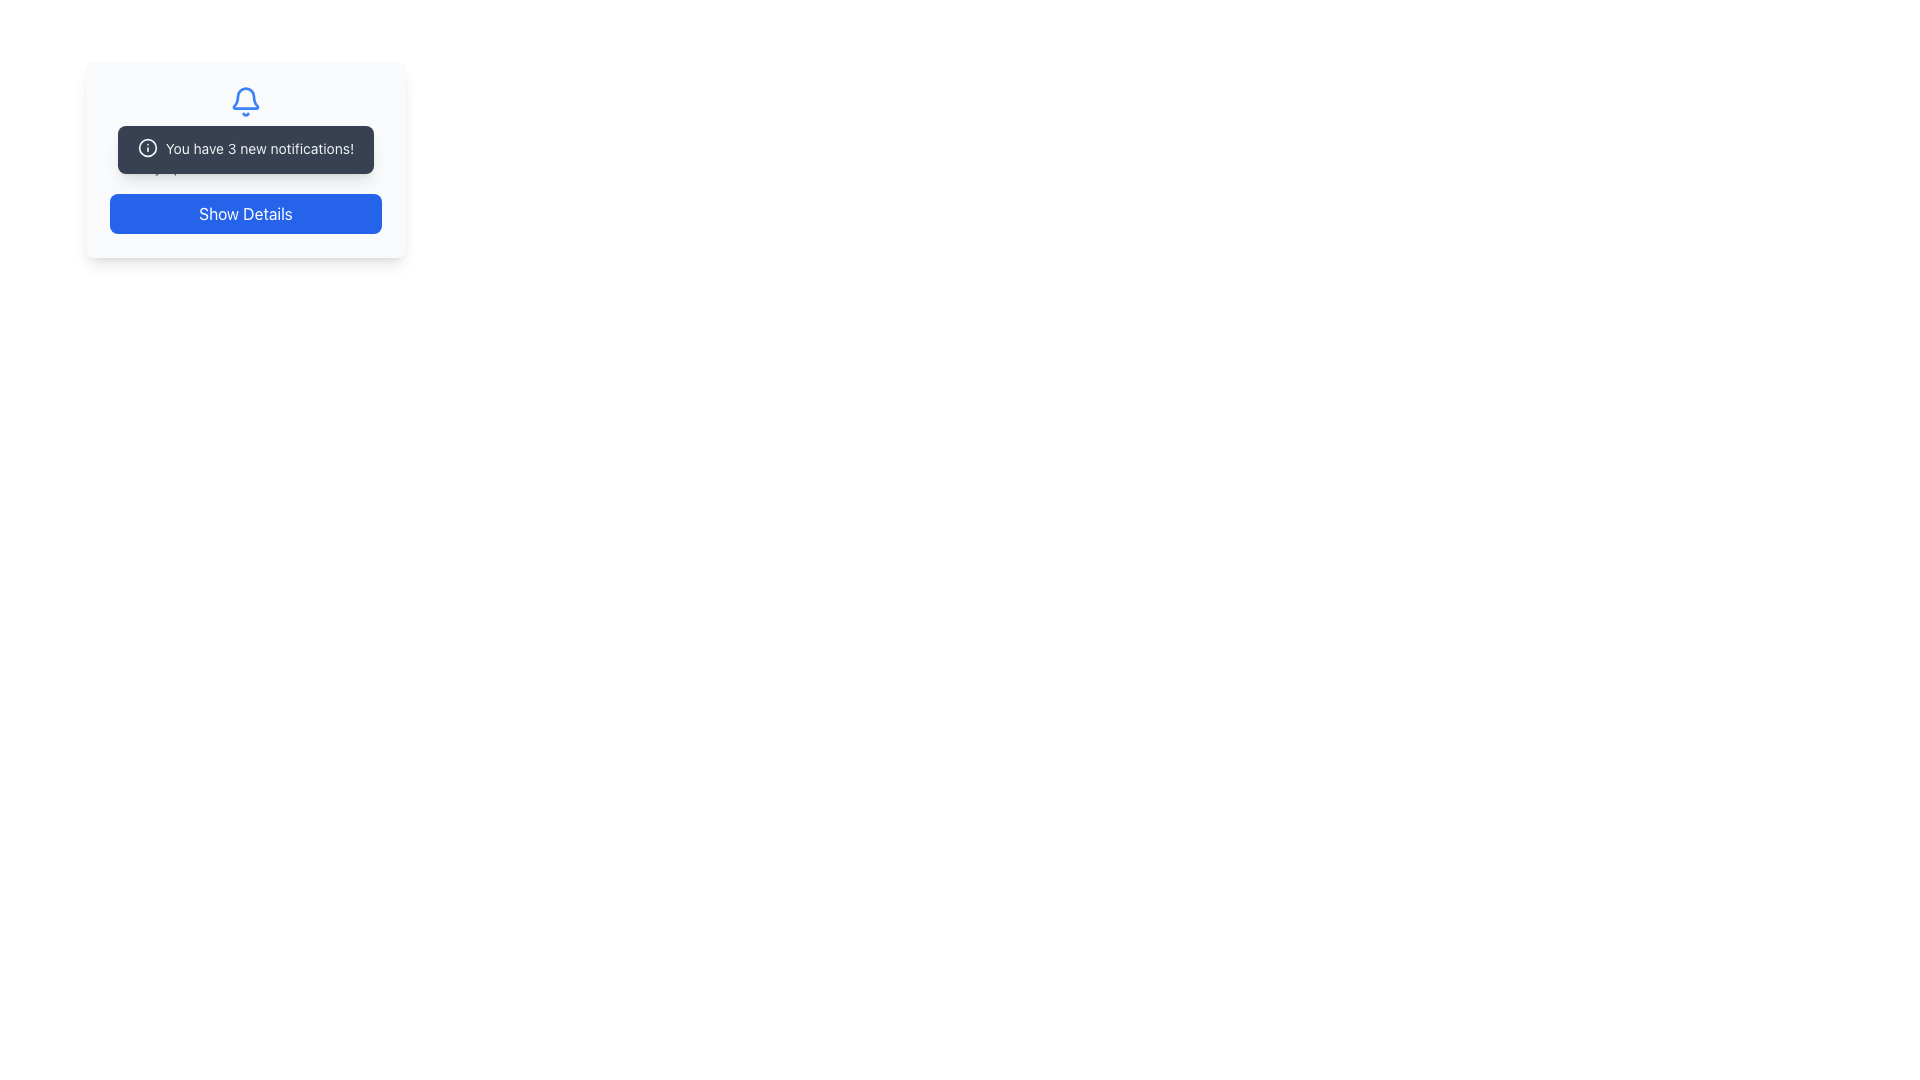 This screenshot has width=1920, height=1080. I want to click on the 'Show Details' button, which is a rectangular button with rounded corners, blue background, and white centered text, so click(244, 213).